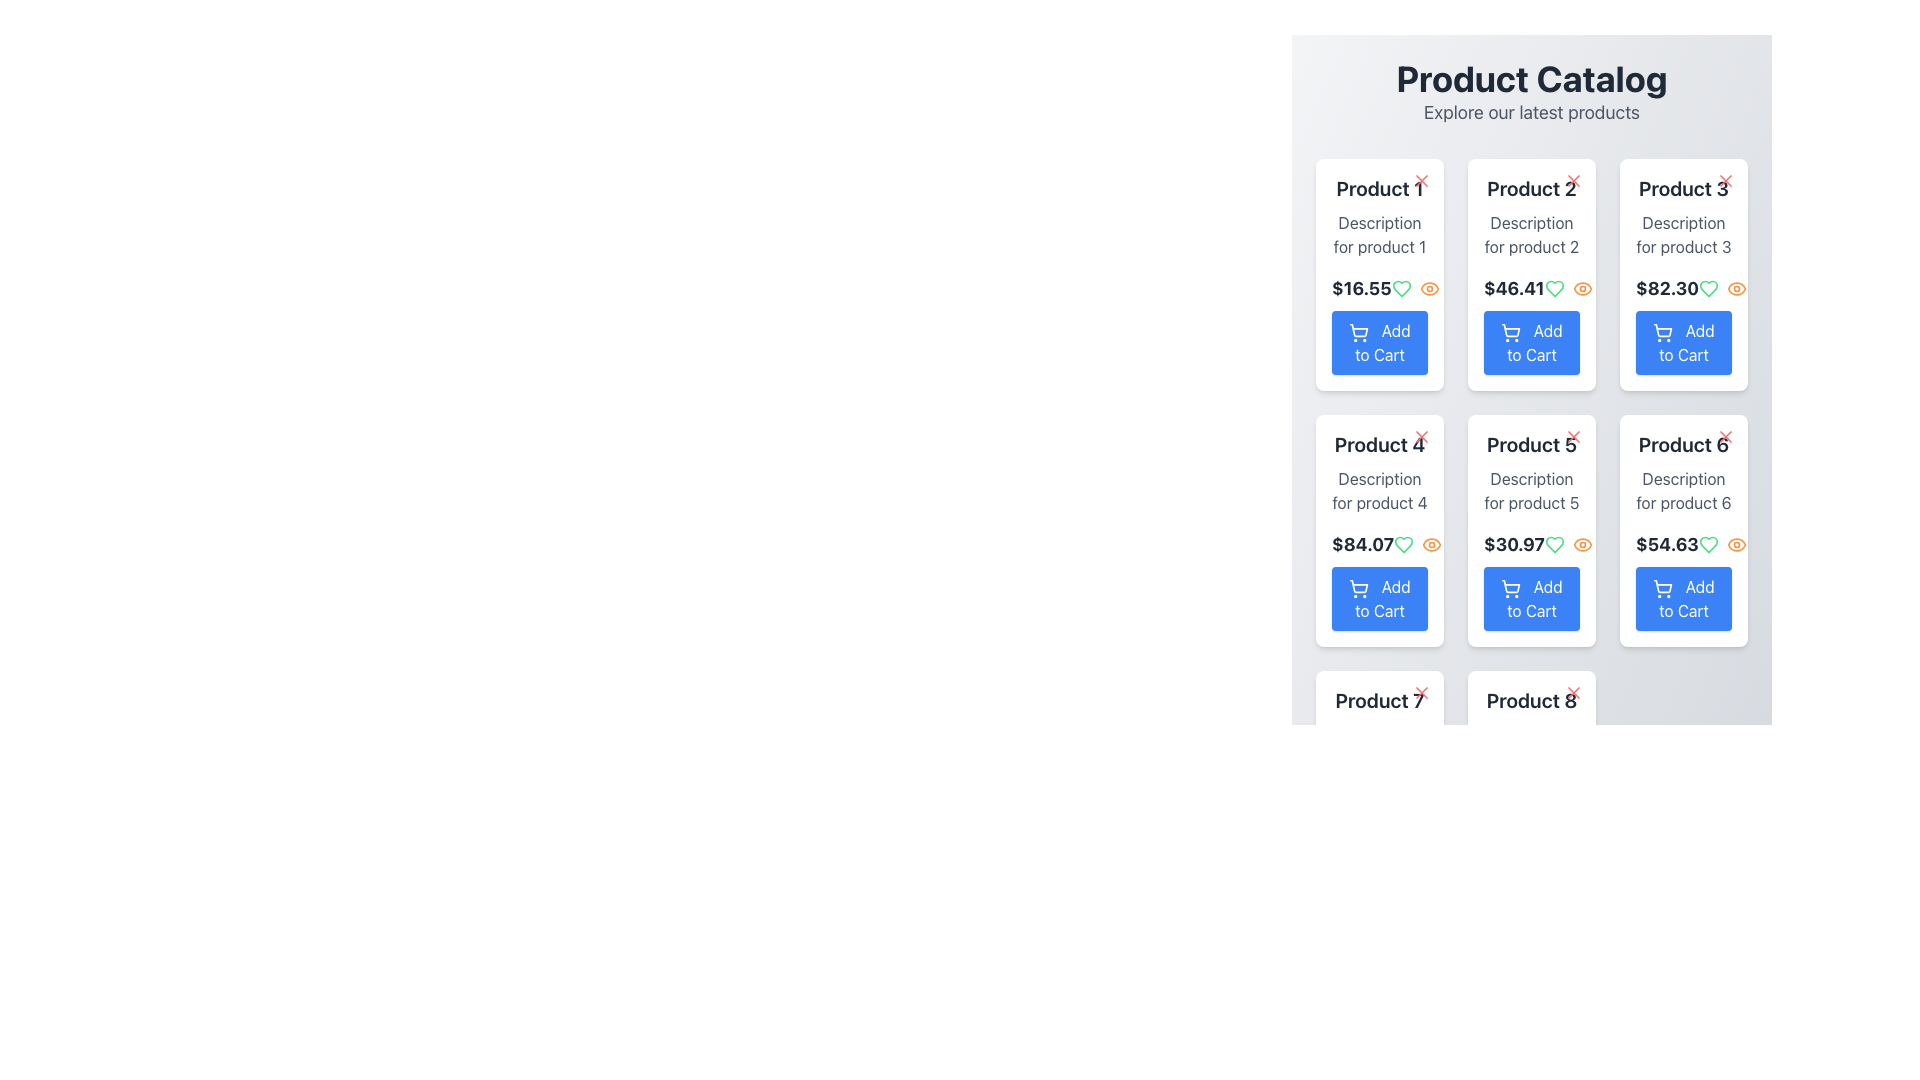 The height and width of the screenshot is (1080, 1920). I want to click on the orange eye-shaped icon with a hollow center located to the right of the price and heart icon in the fifth product card of the Product Catalog, so click(1582, 544).